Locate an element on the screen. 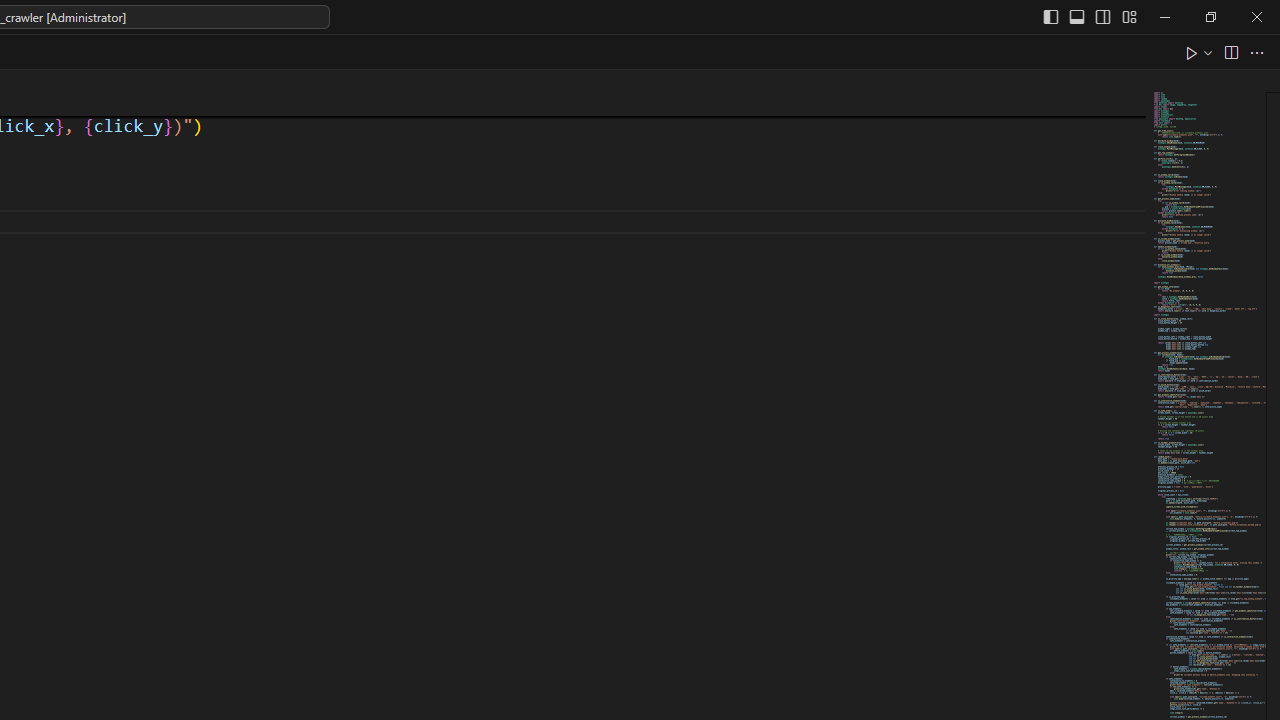  'Title actions' is located at coordinates (1088, 16).